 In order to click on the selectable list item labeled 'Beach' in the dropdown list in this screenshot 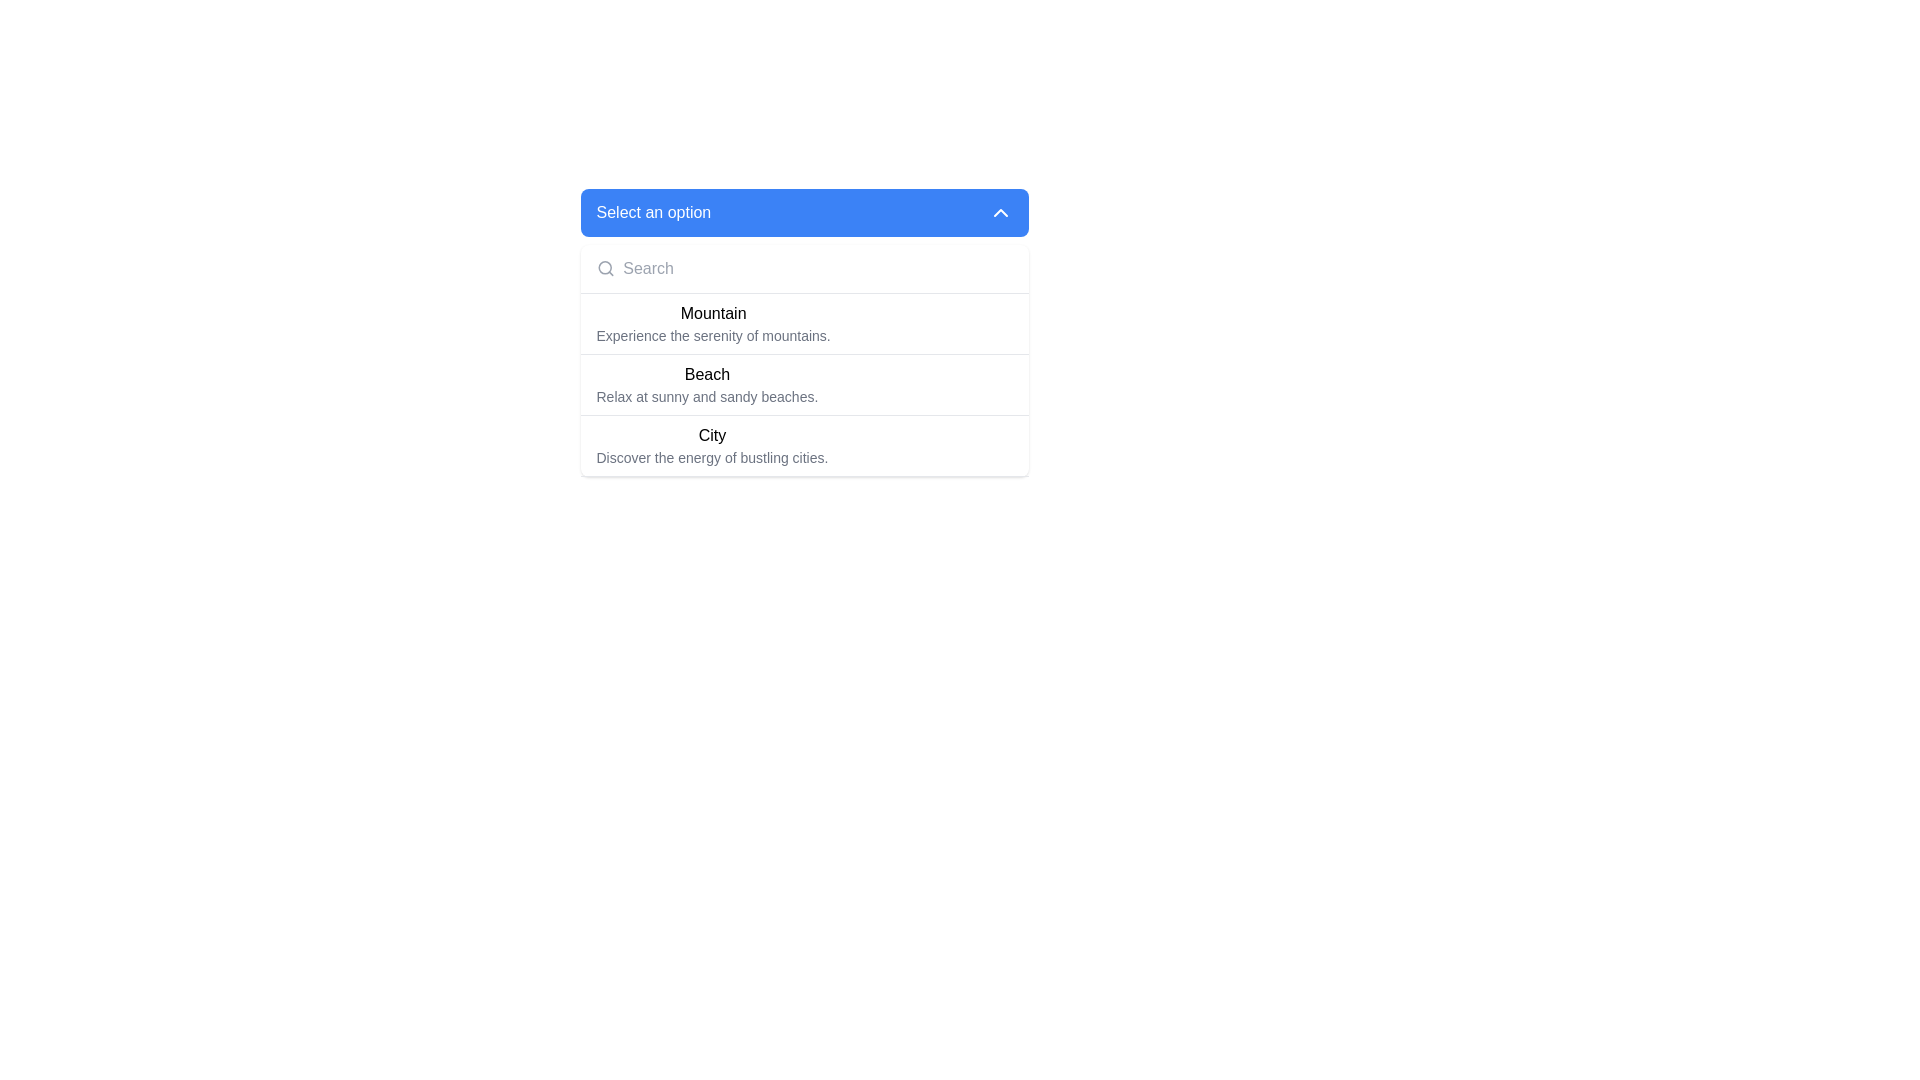, I will do `click(804, 385)`.